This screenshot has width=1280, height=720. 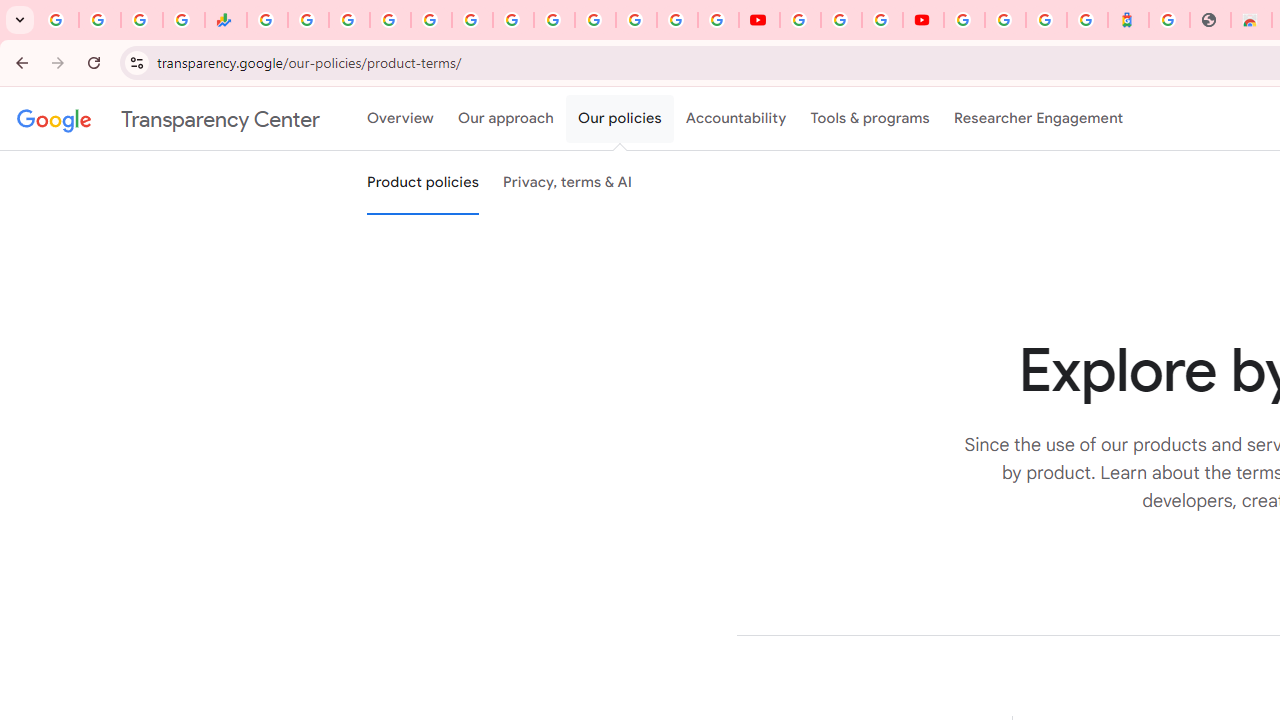 What do you see at coordinates (869, 119) in the screenshot?
I see `'Tools & programs'` at bounding box center [869, 119].